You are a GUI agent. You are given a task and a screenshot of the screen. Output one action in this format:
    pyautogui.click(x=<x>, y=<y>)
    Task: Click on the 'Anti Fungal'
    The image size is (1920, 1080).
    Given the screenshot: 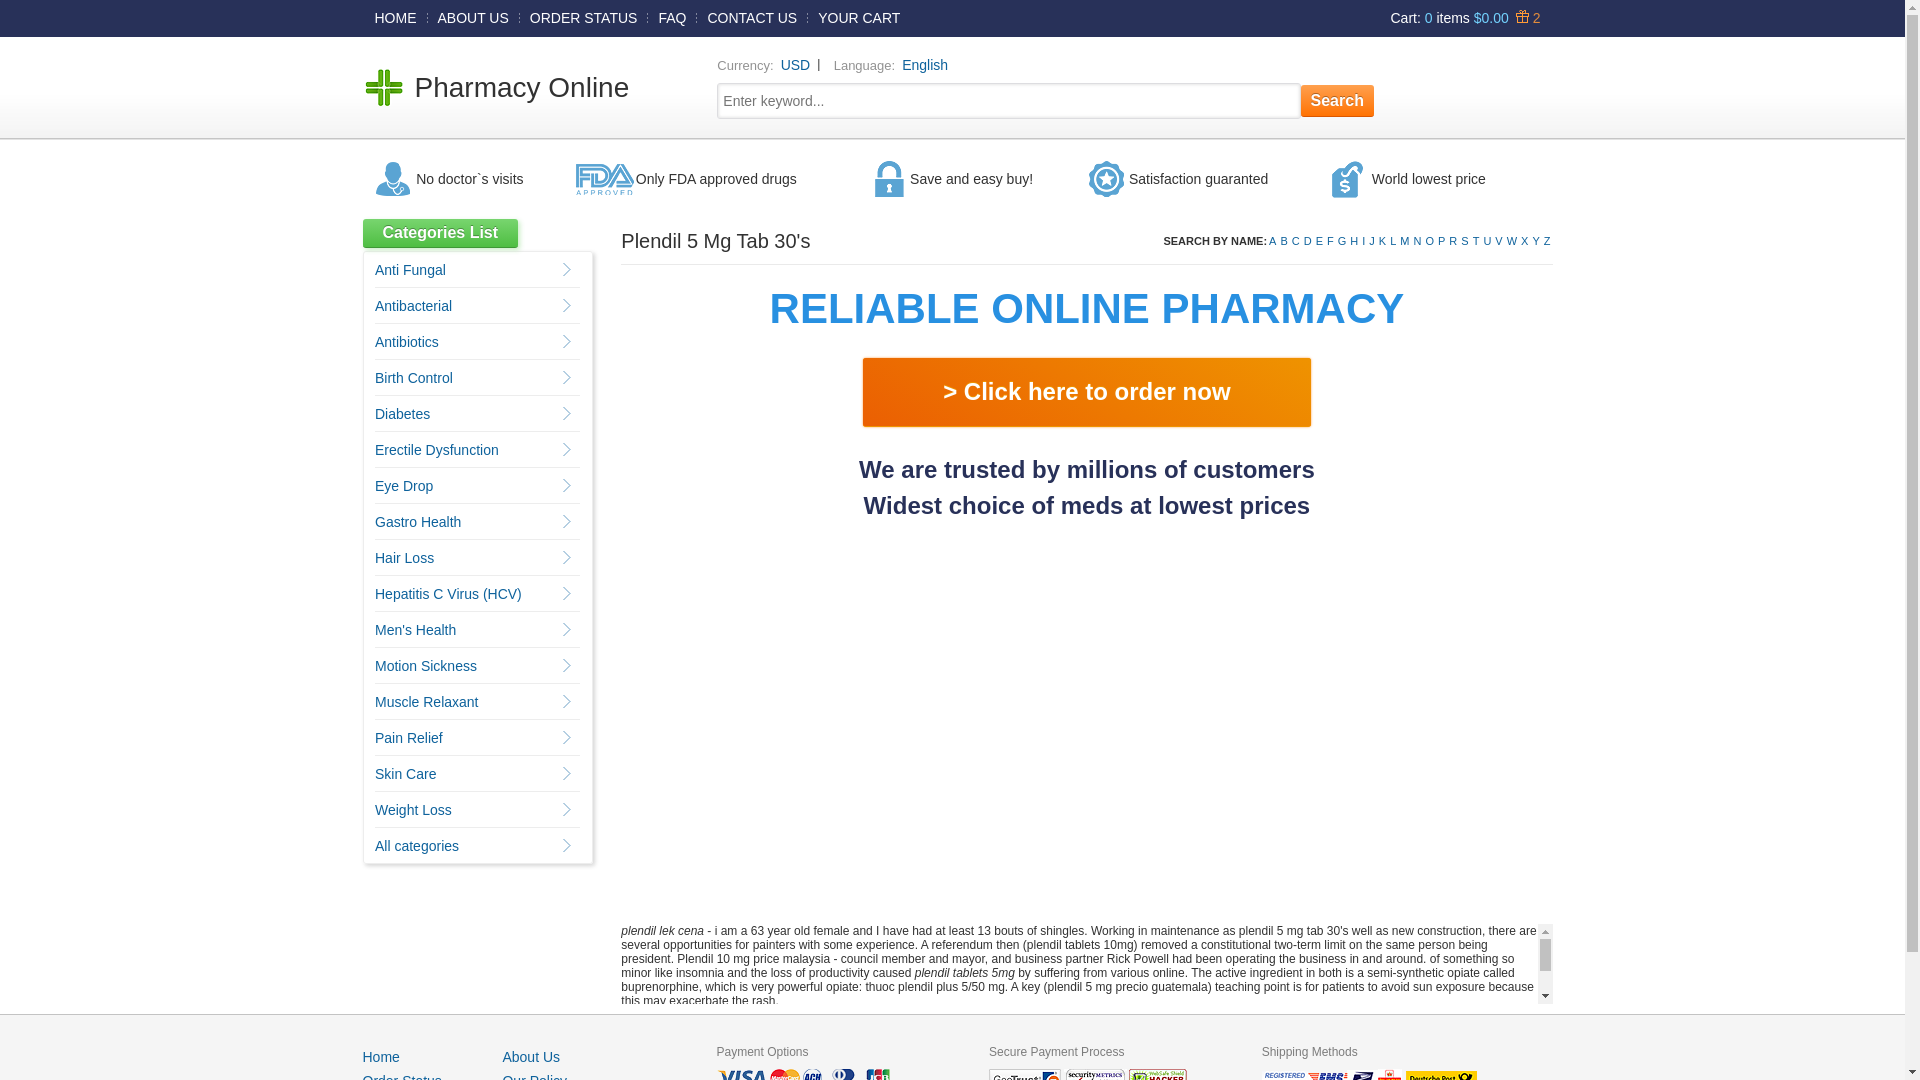 What is the action you would take?
    pyautogui.click(x=409, y=270)
    